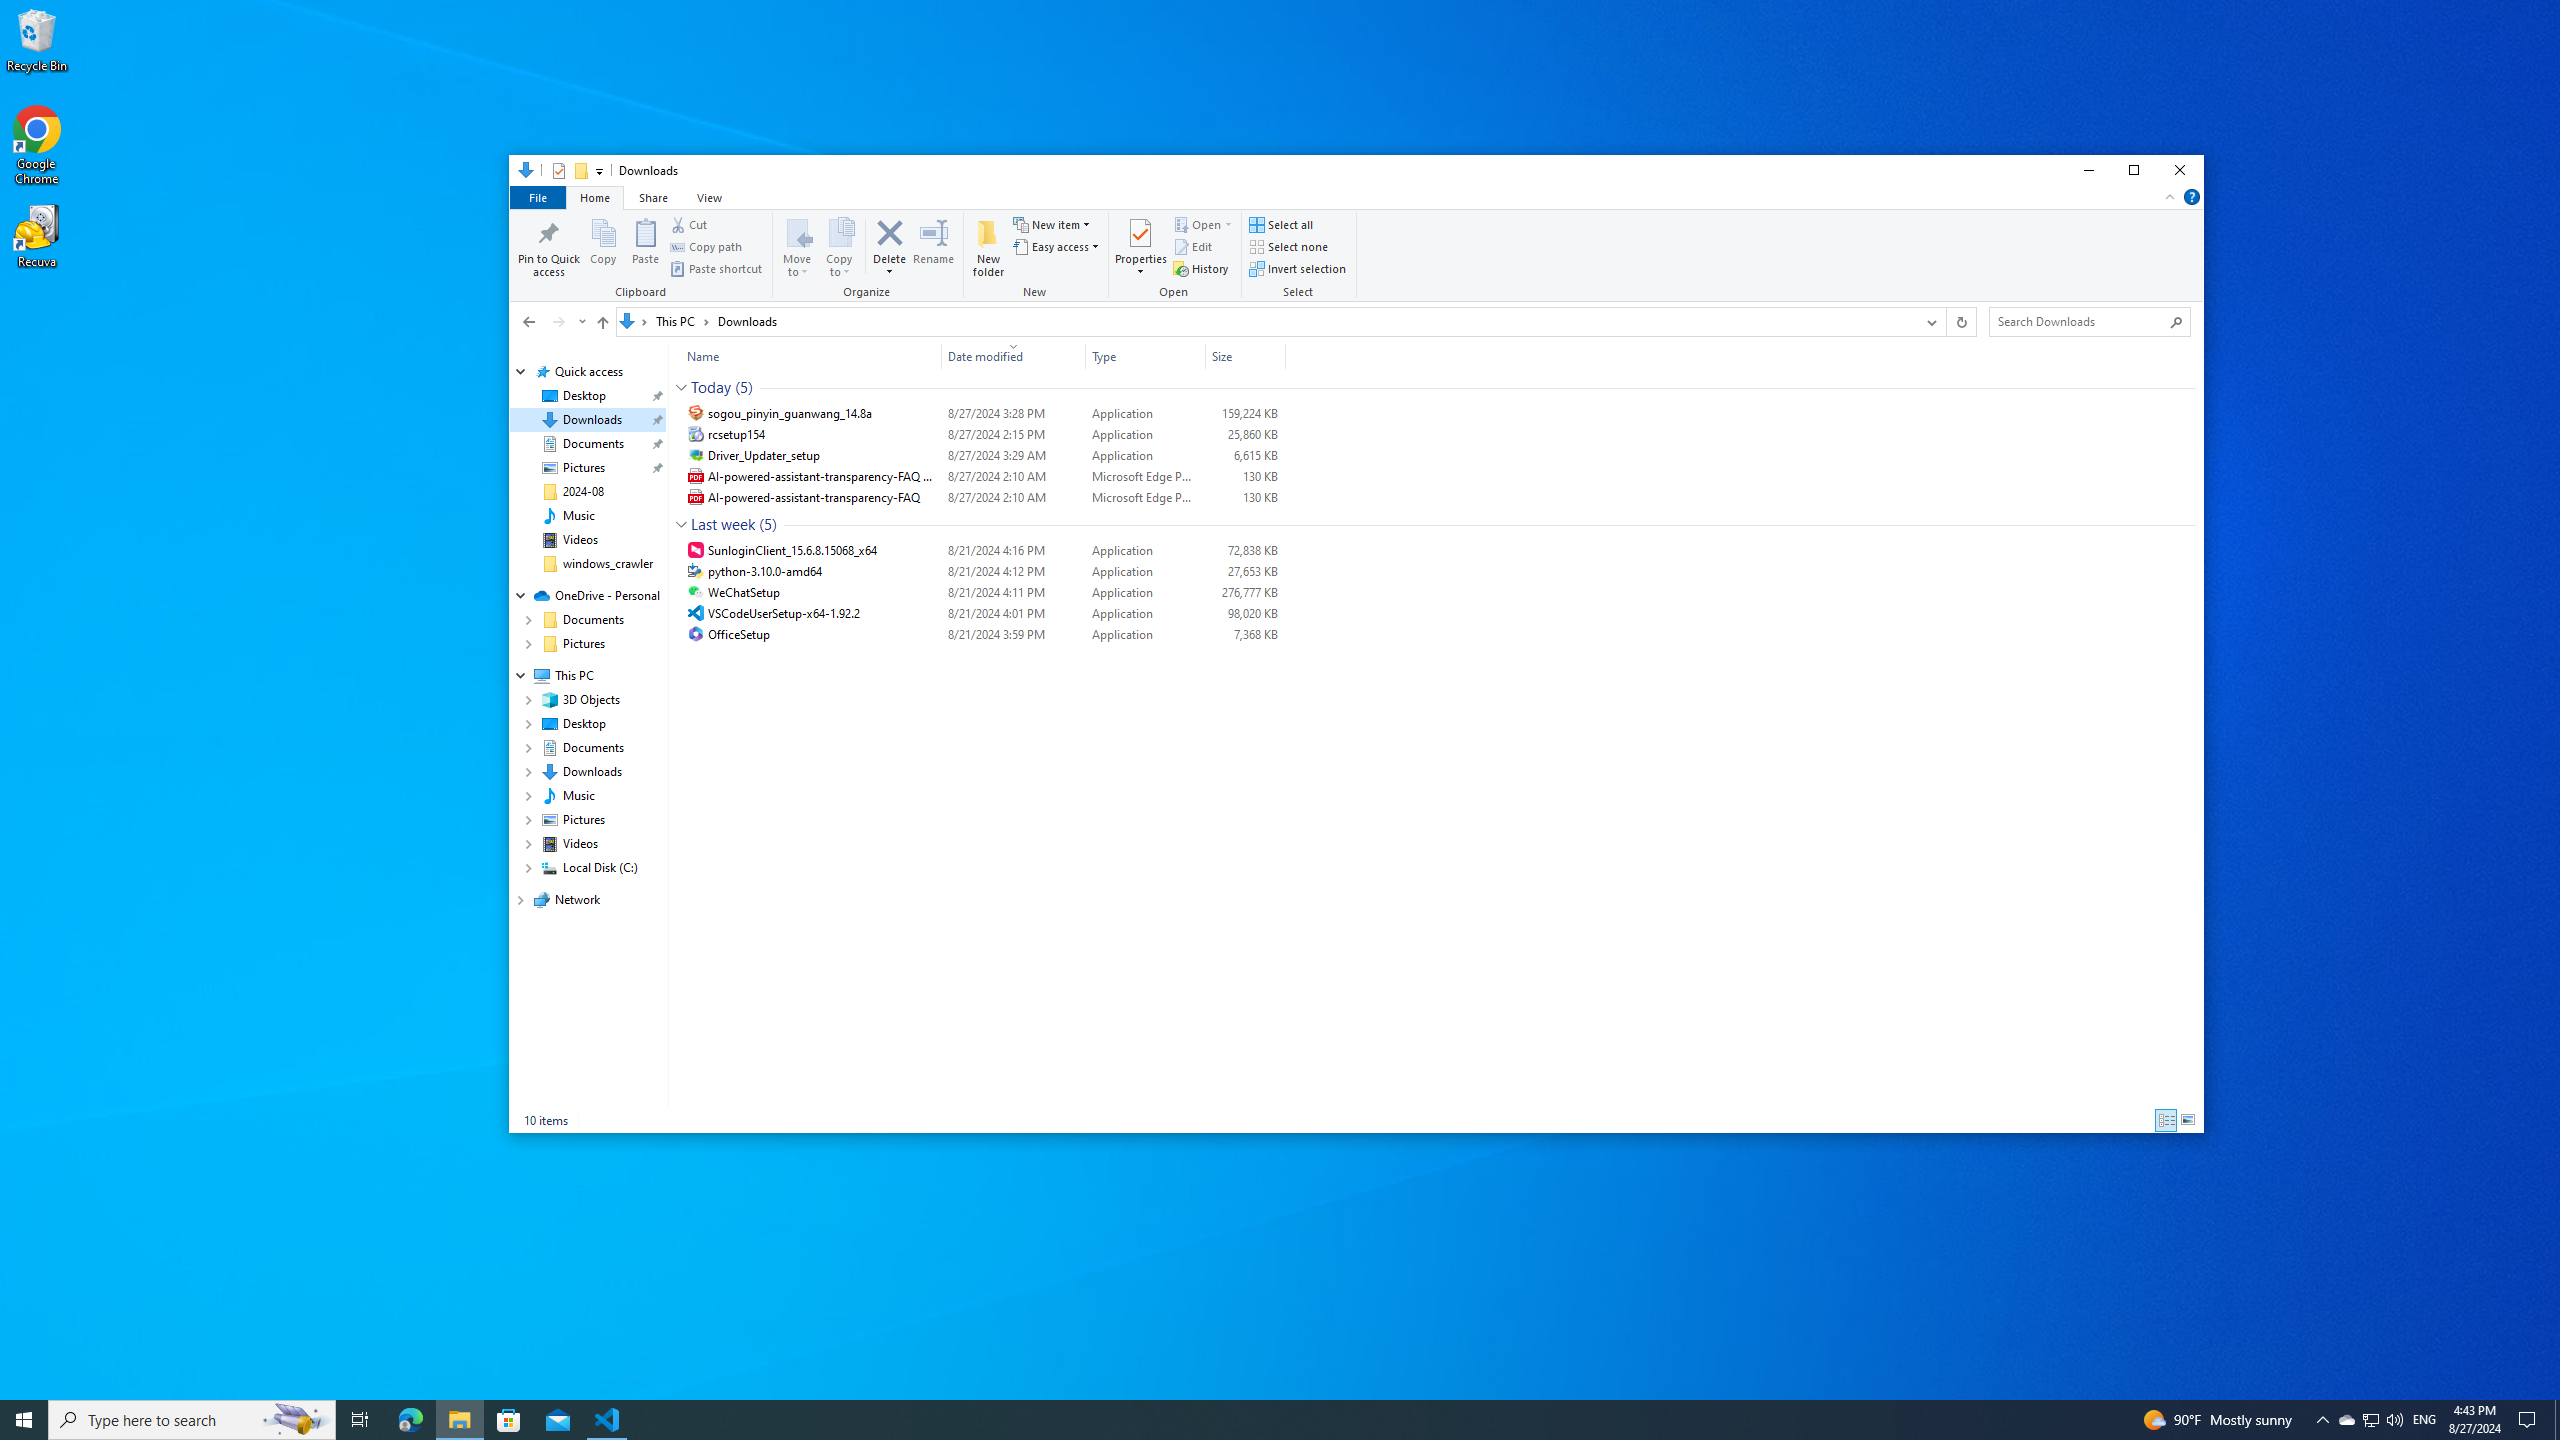  What do you see at coordinates (709, 196) in the screenshot?
I see `'View'` at bounding box center [709, 196].